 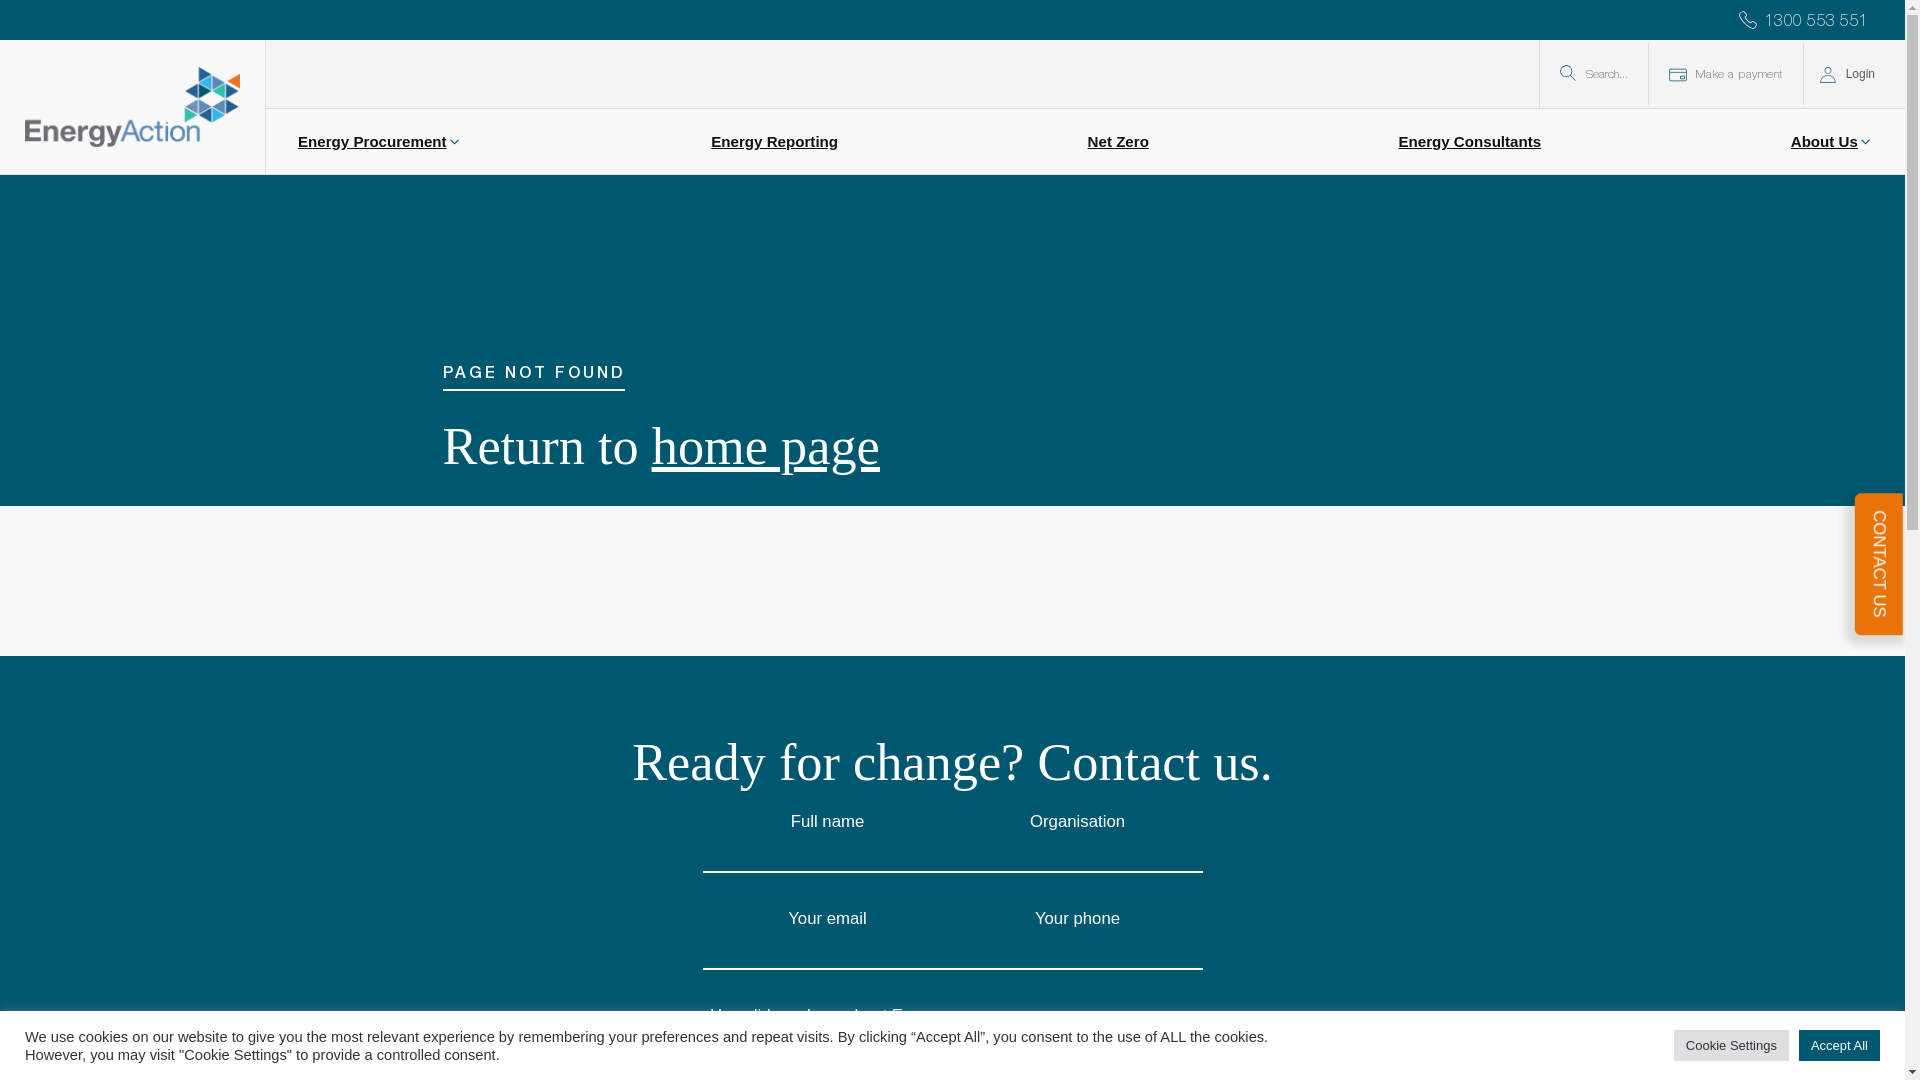 What do you see at coordinates (1757, 140) in the screenshot?
I see `'About Us'` at bounding box center [1757, 140].